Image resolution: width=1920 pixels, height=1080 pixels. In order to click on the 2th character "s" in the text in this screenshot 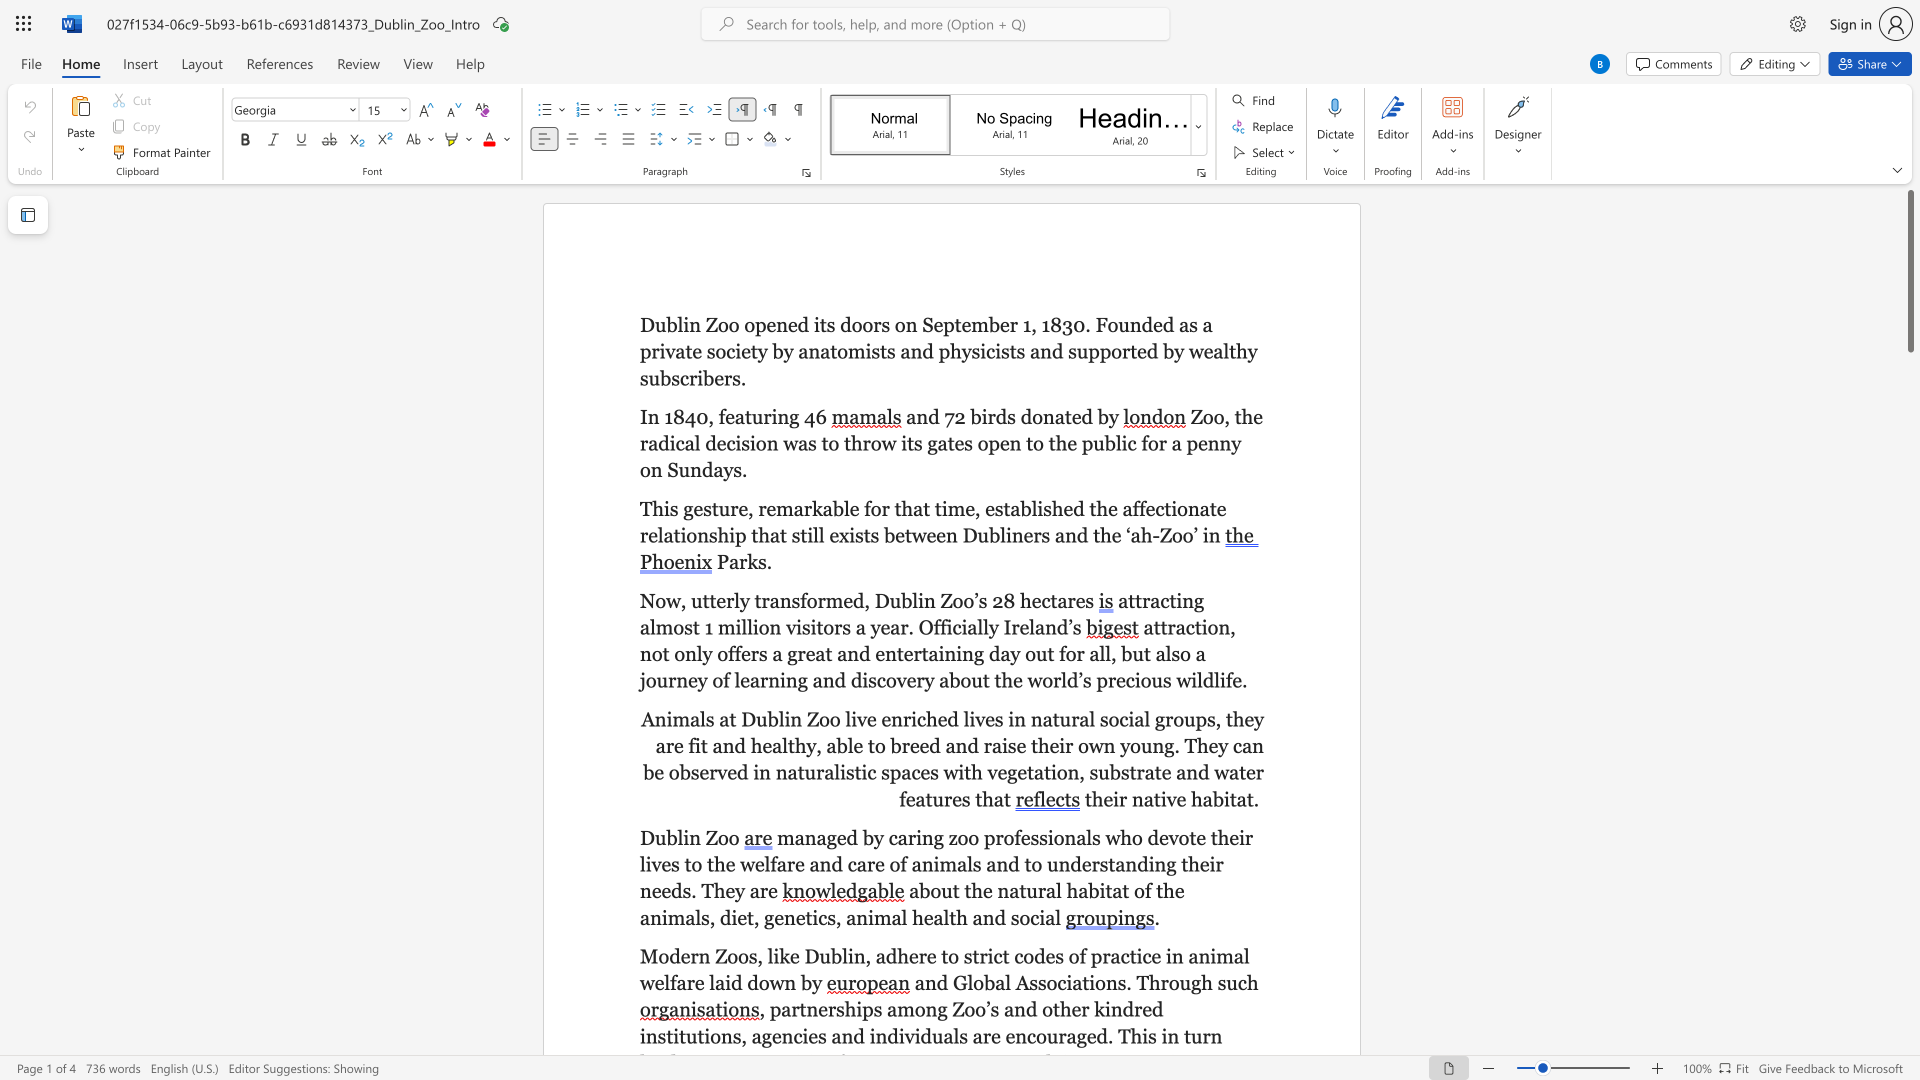, I will do `click(707, 507)`.